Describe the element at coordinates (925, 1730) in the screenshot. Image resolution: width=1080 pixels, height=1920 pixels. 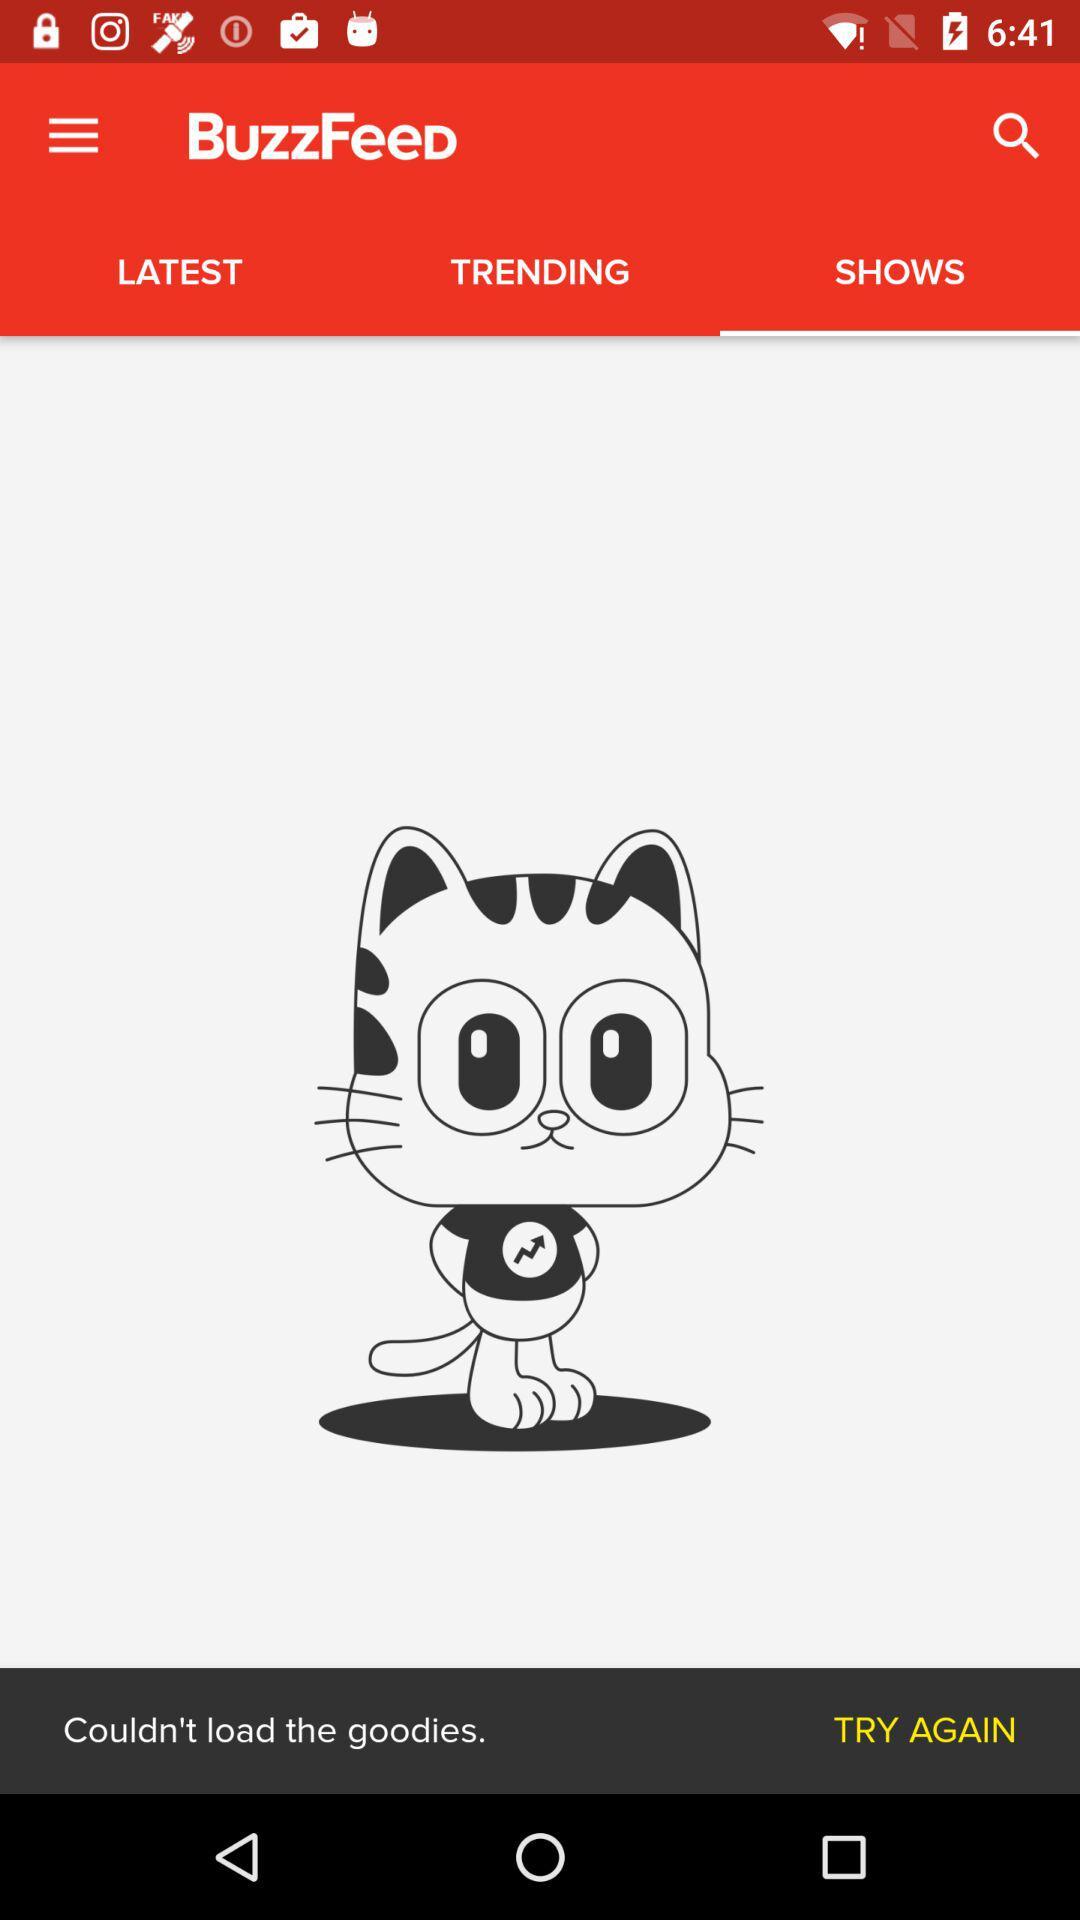
I see `the icon at the bottom right corner` at that location.